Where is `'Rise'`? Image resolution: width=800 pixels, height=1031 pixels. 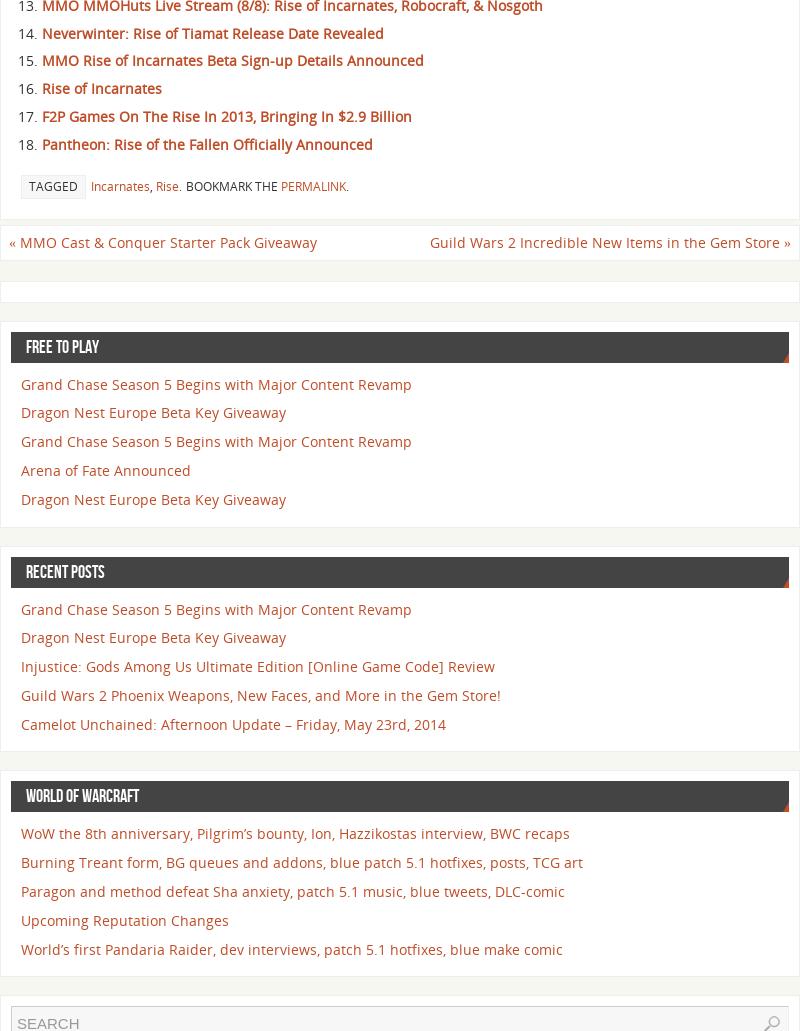 'Rise' is located at coordinates (156, 184).